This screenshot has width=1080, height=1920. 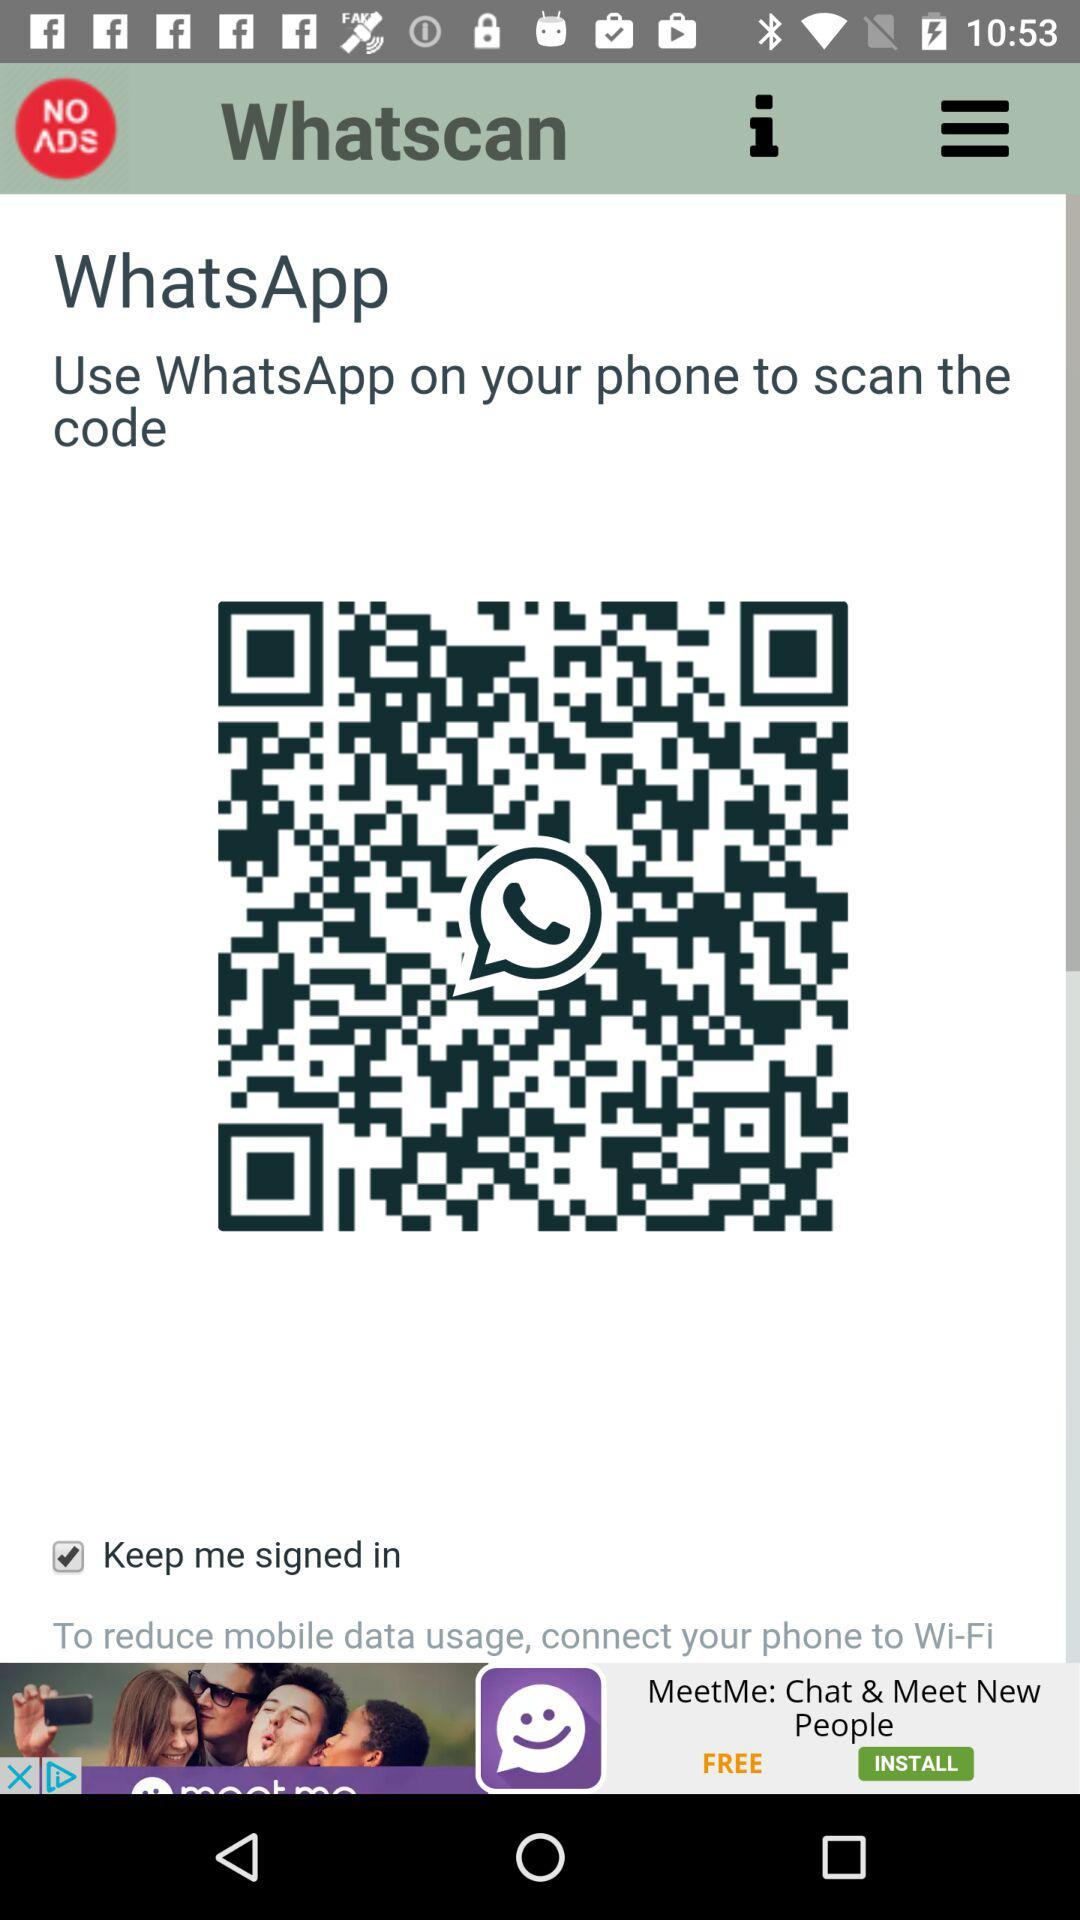 What do you see at coordinates (538, 1727) in the screenshot?
I see `open advertisement` at bounding box center [538, 1727].